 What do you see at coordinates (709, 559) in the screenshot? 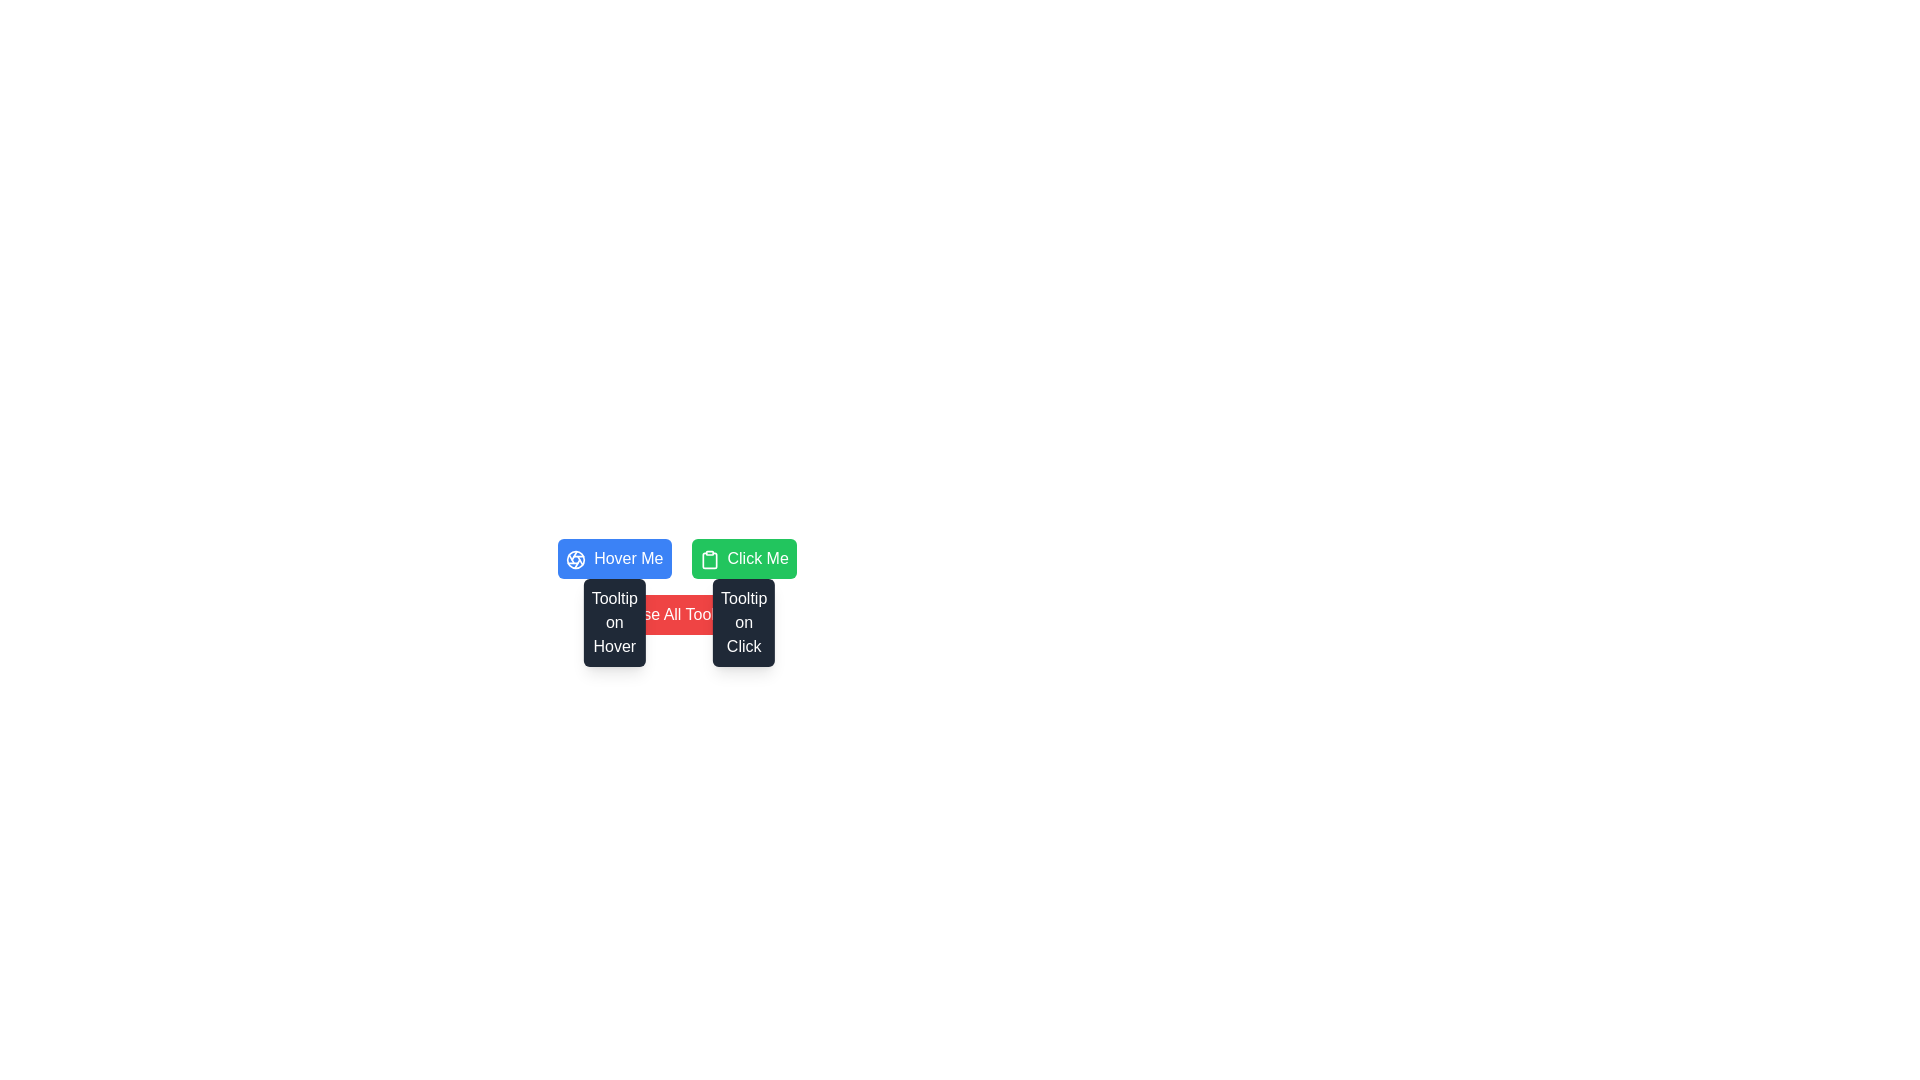
I see `the clipboard icon which is left-aligned within the green button labeled 'Click Me' located in the top-right quadrant of the interface` at bounding box center [709, 559].